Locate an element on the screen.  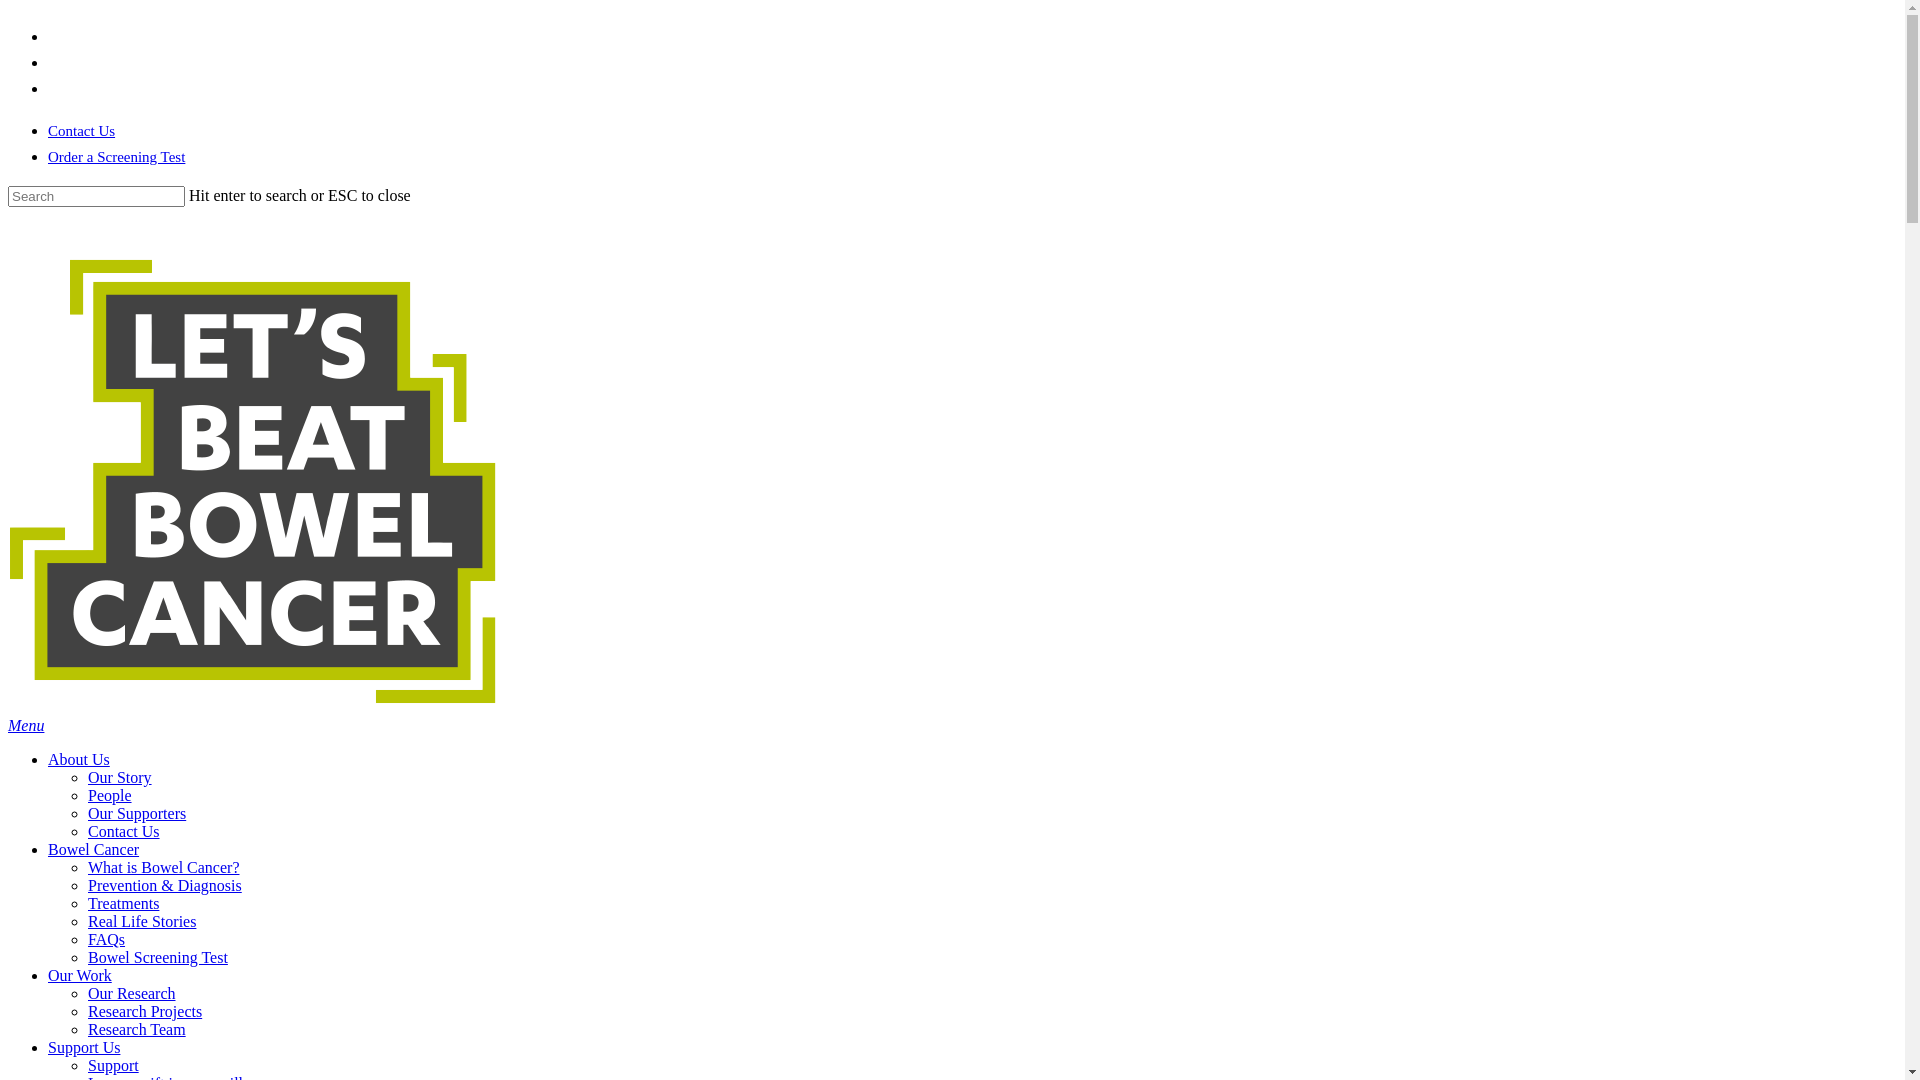
'Research Projects' is located at coordinates (86, 1011).